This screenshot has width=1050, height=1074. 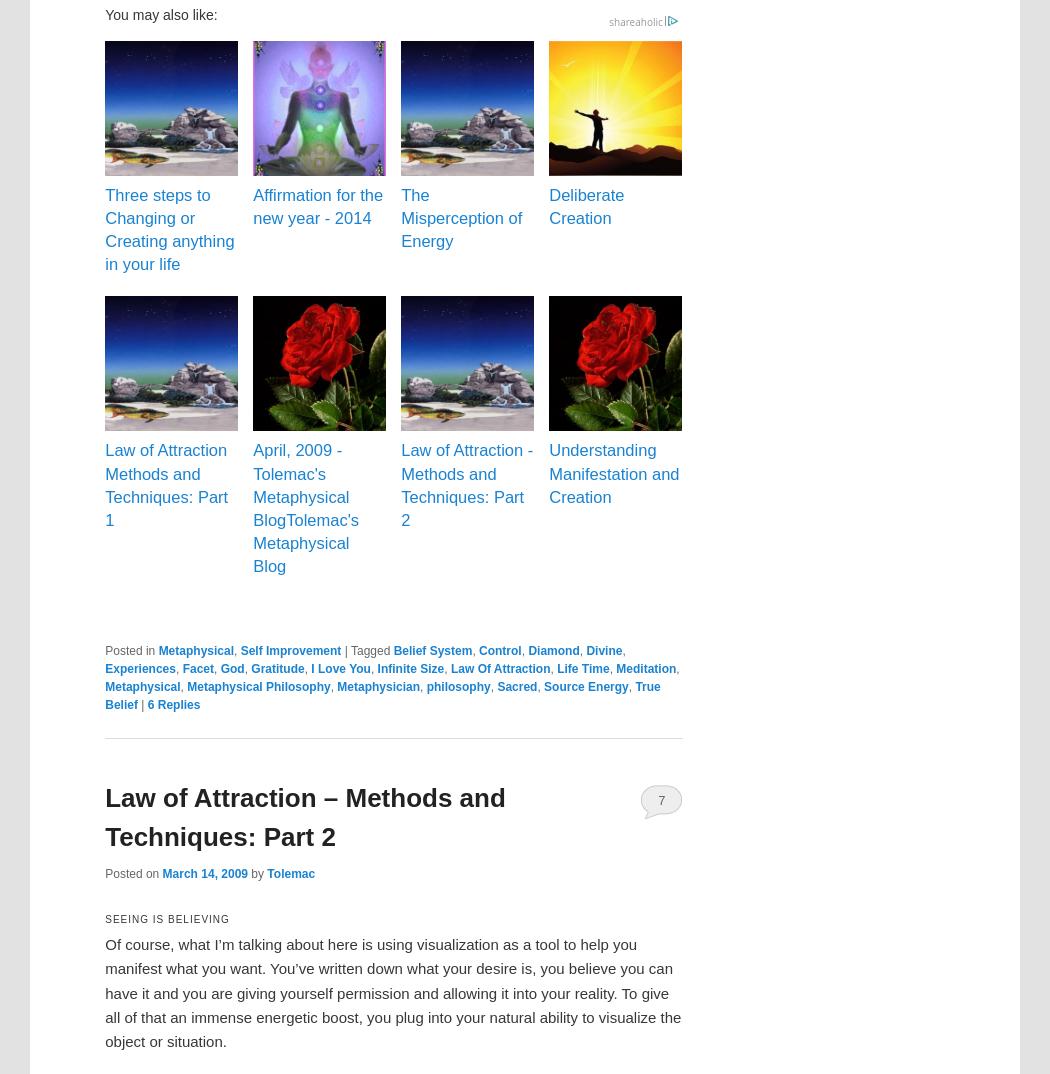 I want to click on 'Meditation', so click(x=616, y=667).